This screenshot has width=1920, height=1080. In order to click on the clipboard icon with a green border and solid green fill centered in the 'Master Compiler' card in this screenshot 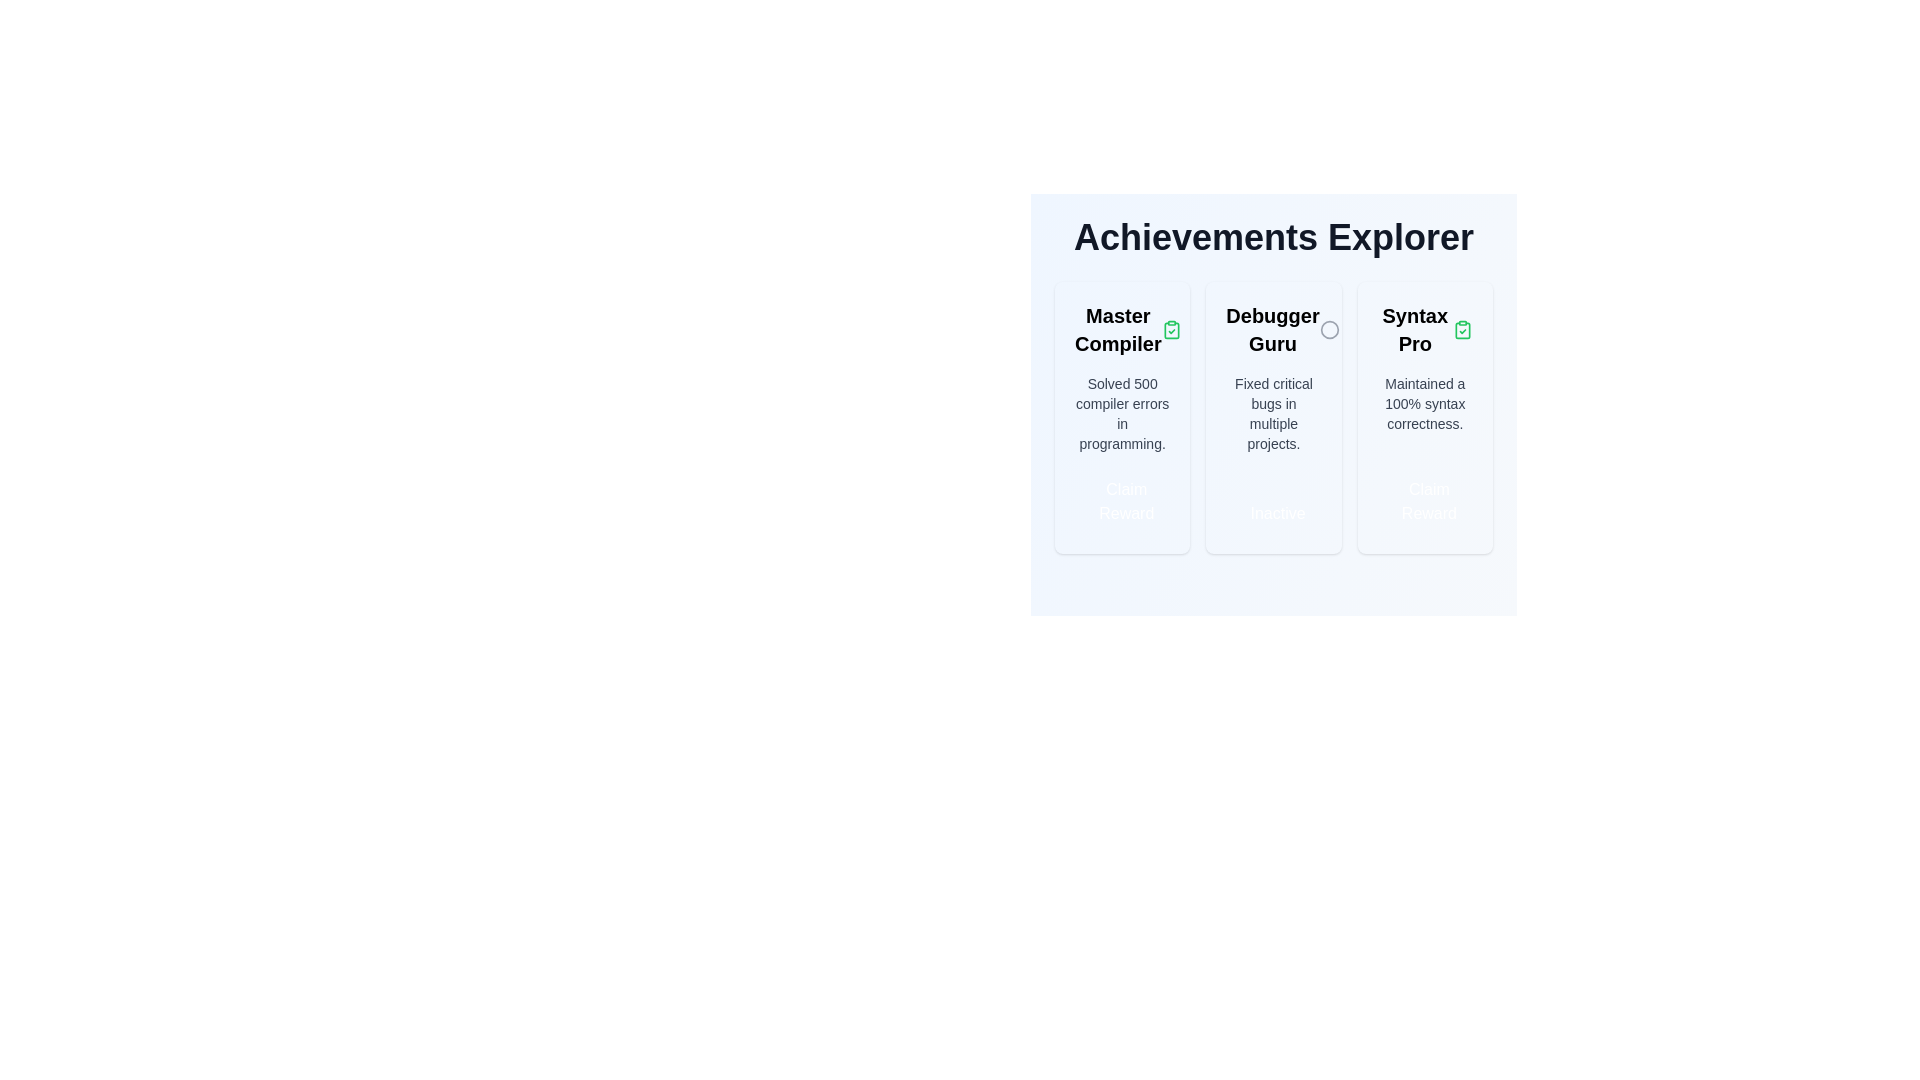, I will do `click(1463, 329)`.